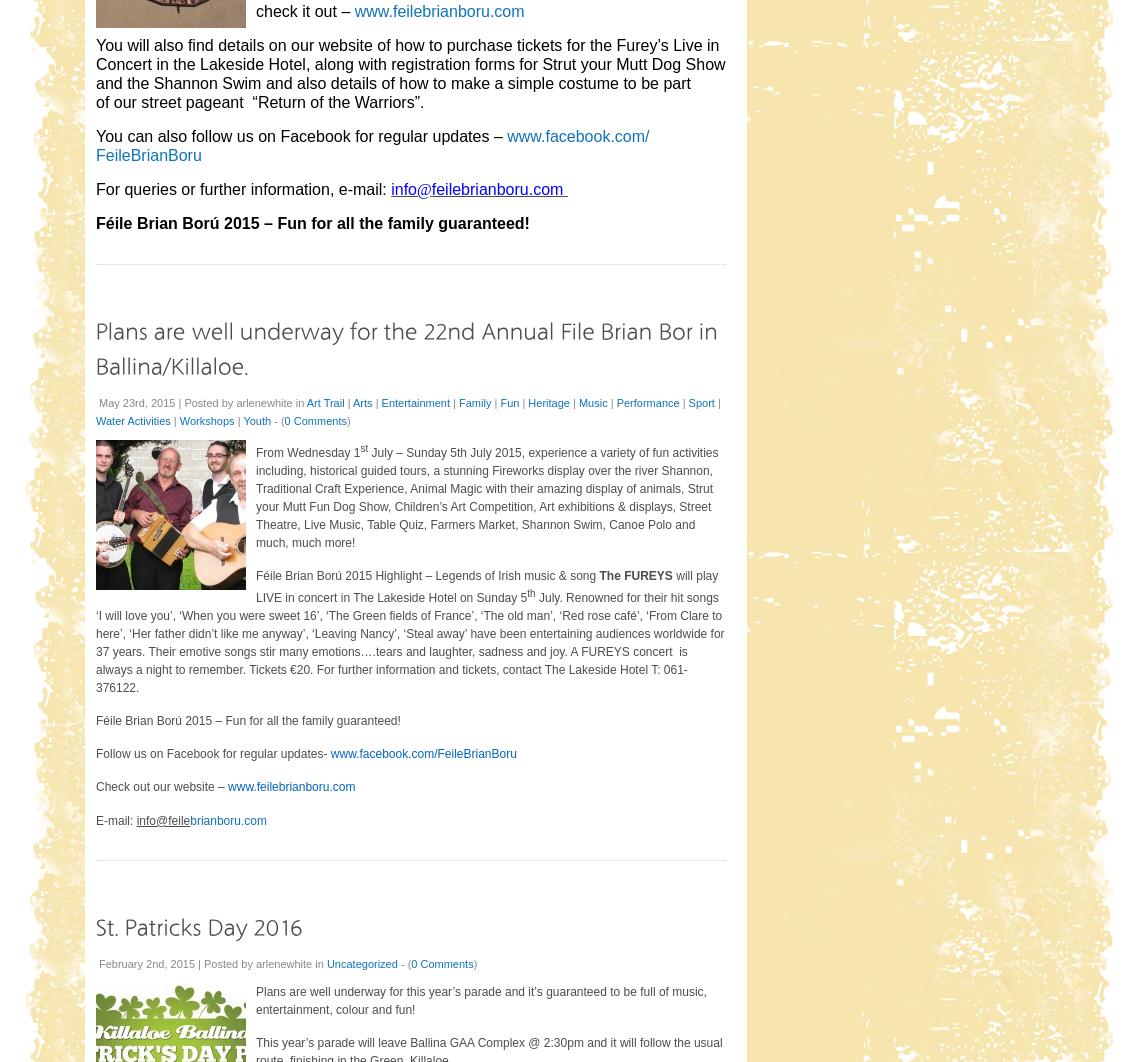  I want to click on 'May 23rd, 2015 | Posted by', so click(97, 400).